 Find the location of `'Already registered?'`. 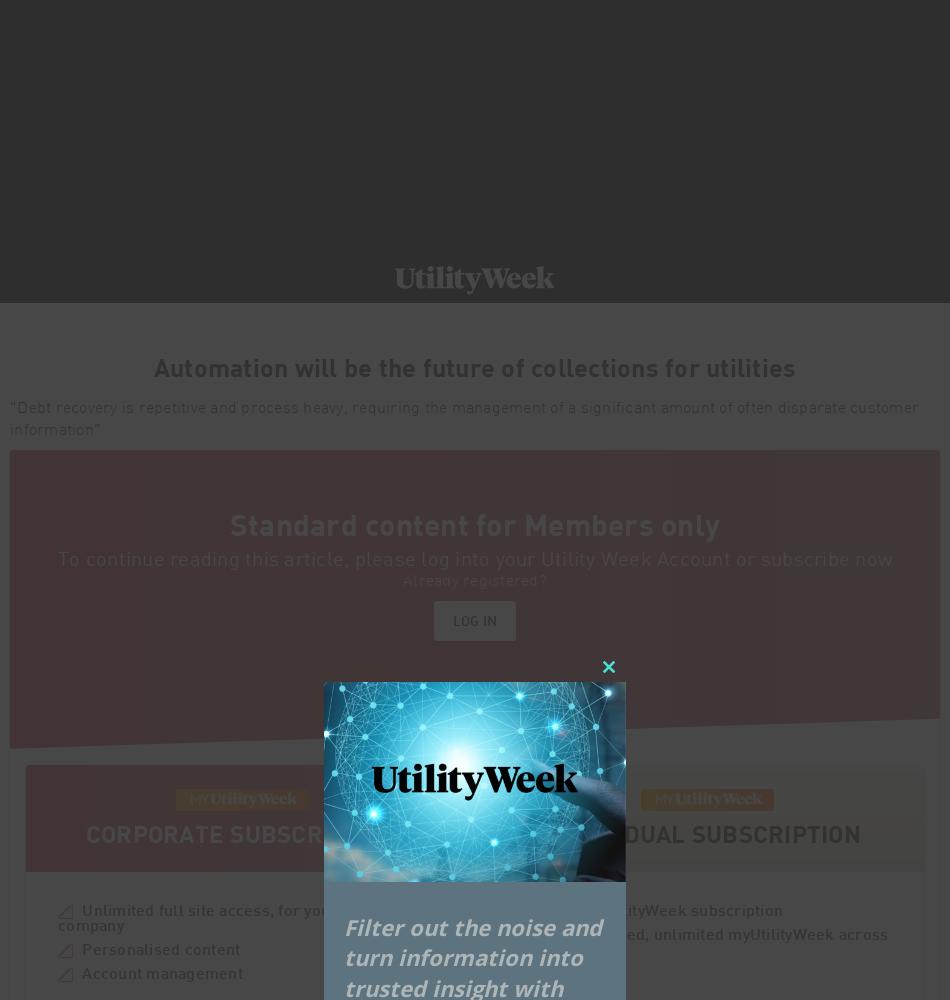

'Already registered?' is located at coordinates (401, 580).